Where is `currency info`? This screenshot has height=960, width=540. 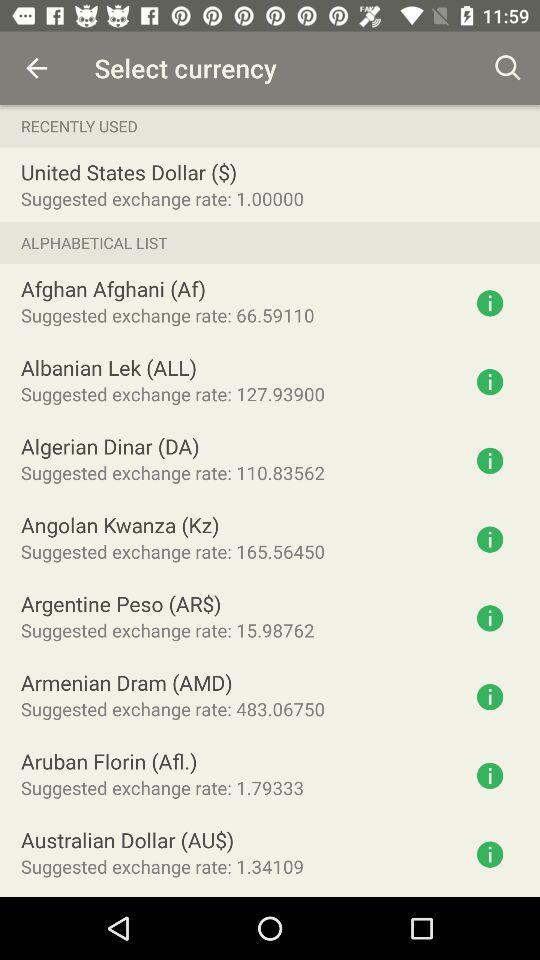 currency info is located at coordinates (489, 381).